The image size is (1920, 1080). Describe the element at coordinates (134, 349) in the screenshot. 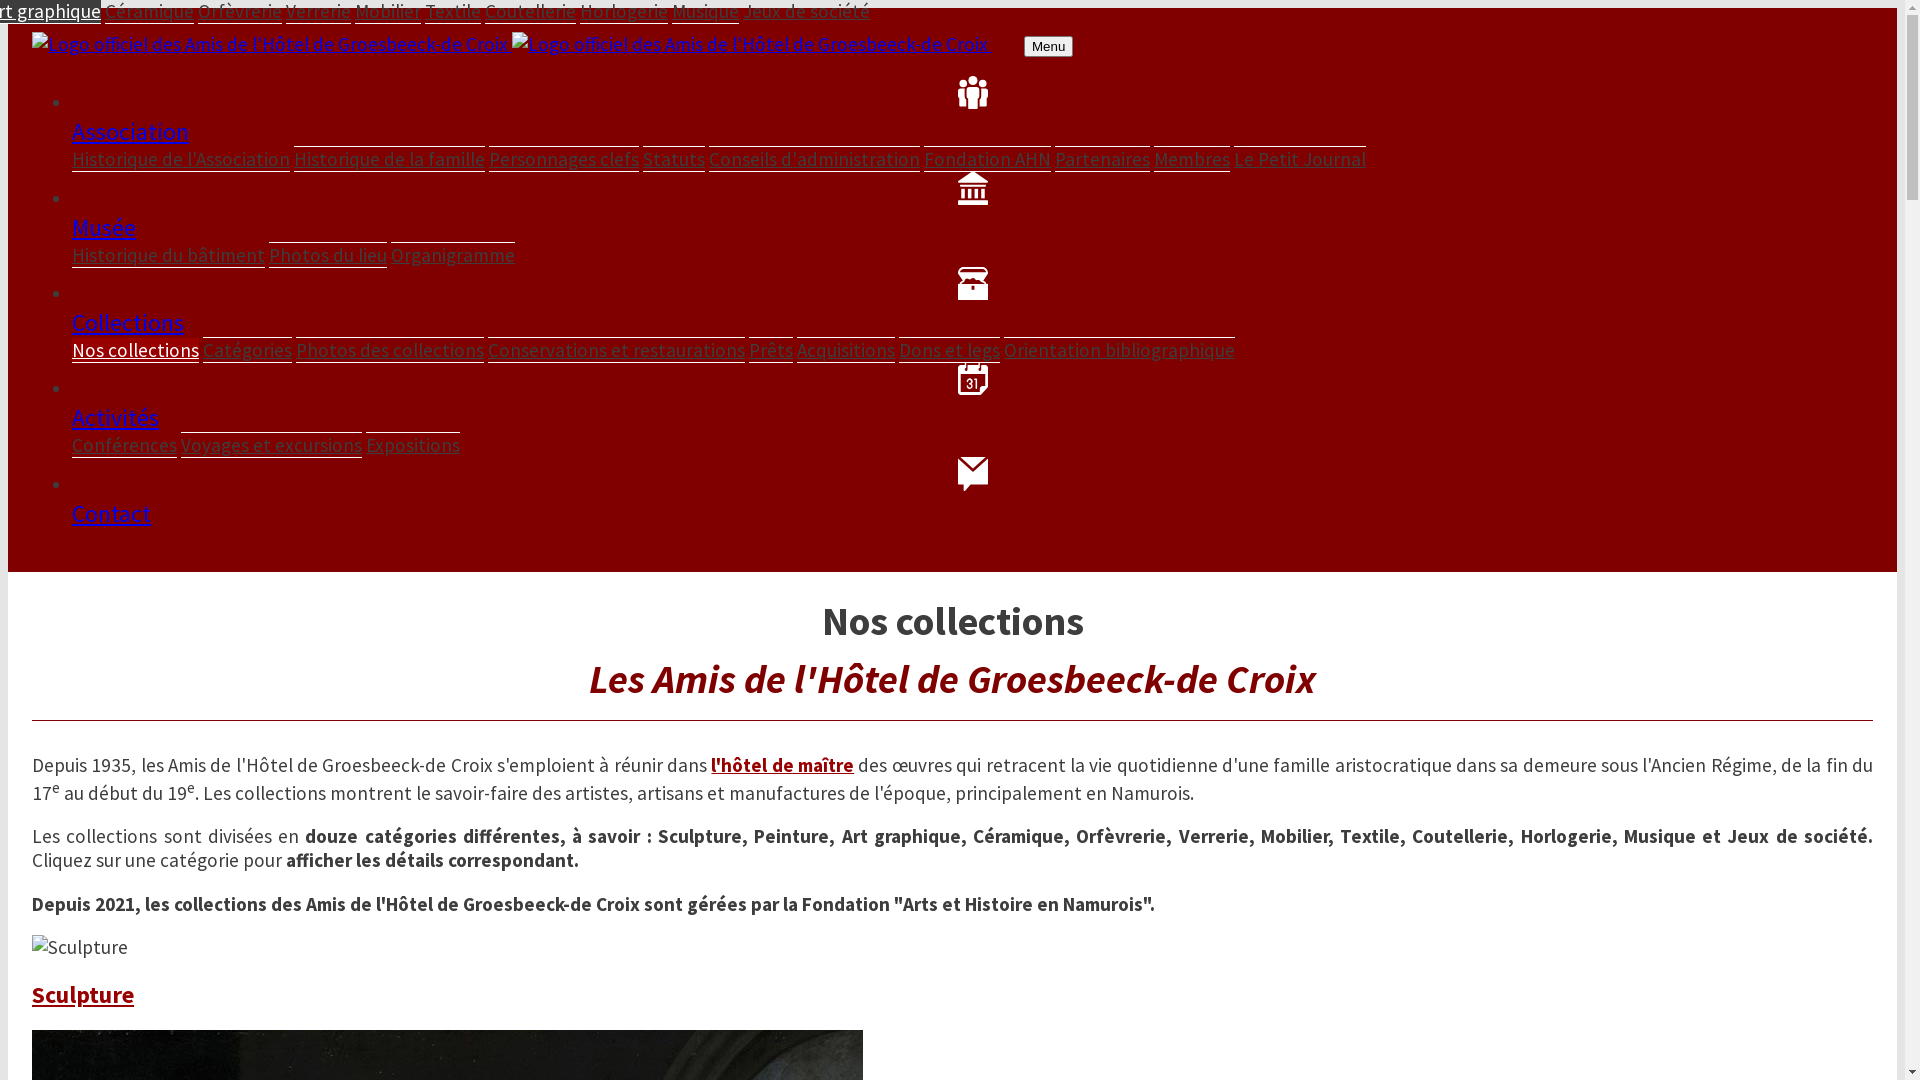

I see `'Nos collections'` at that location.